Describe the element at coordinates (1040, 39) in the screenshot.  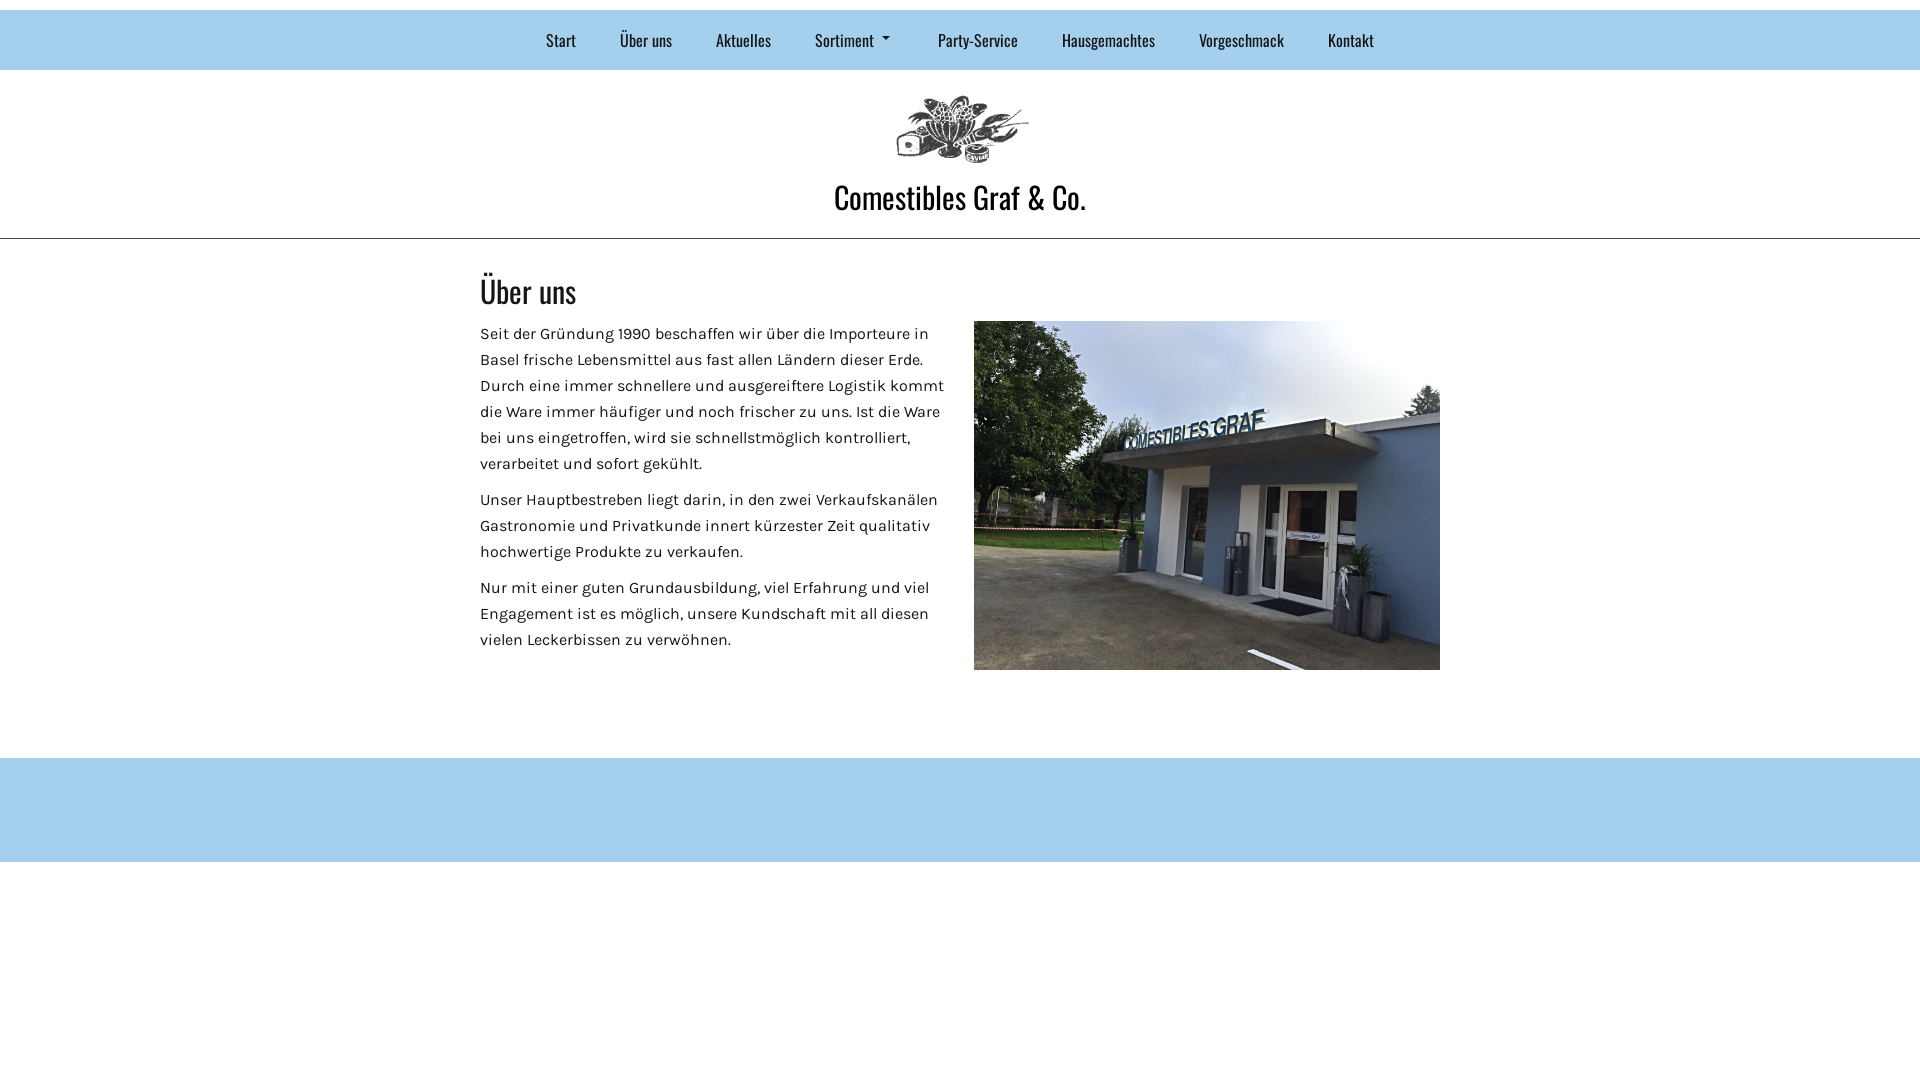
I see `'Hausgemachtes'` at that location.